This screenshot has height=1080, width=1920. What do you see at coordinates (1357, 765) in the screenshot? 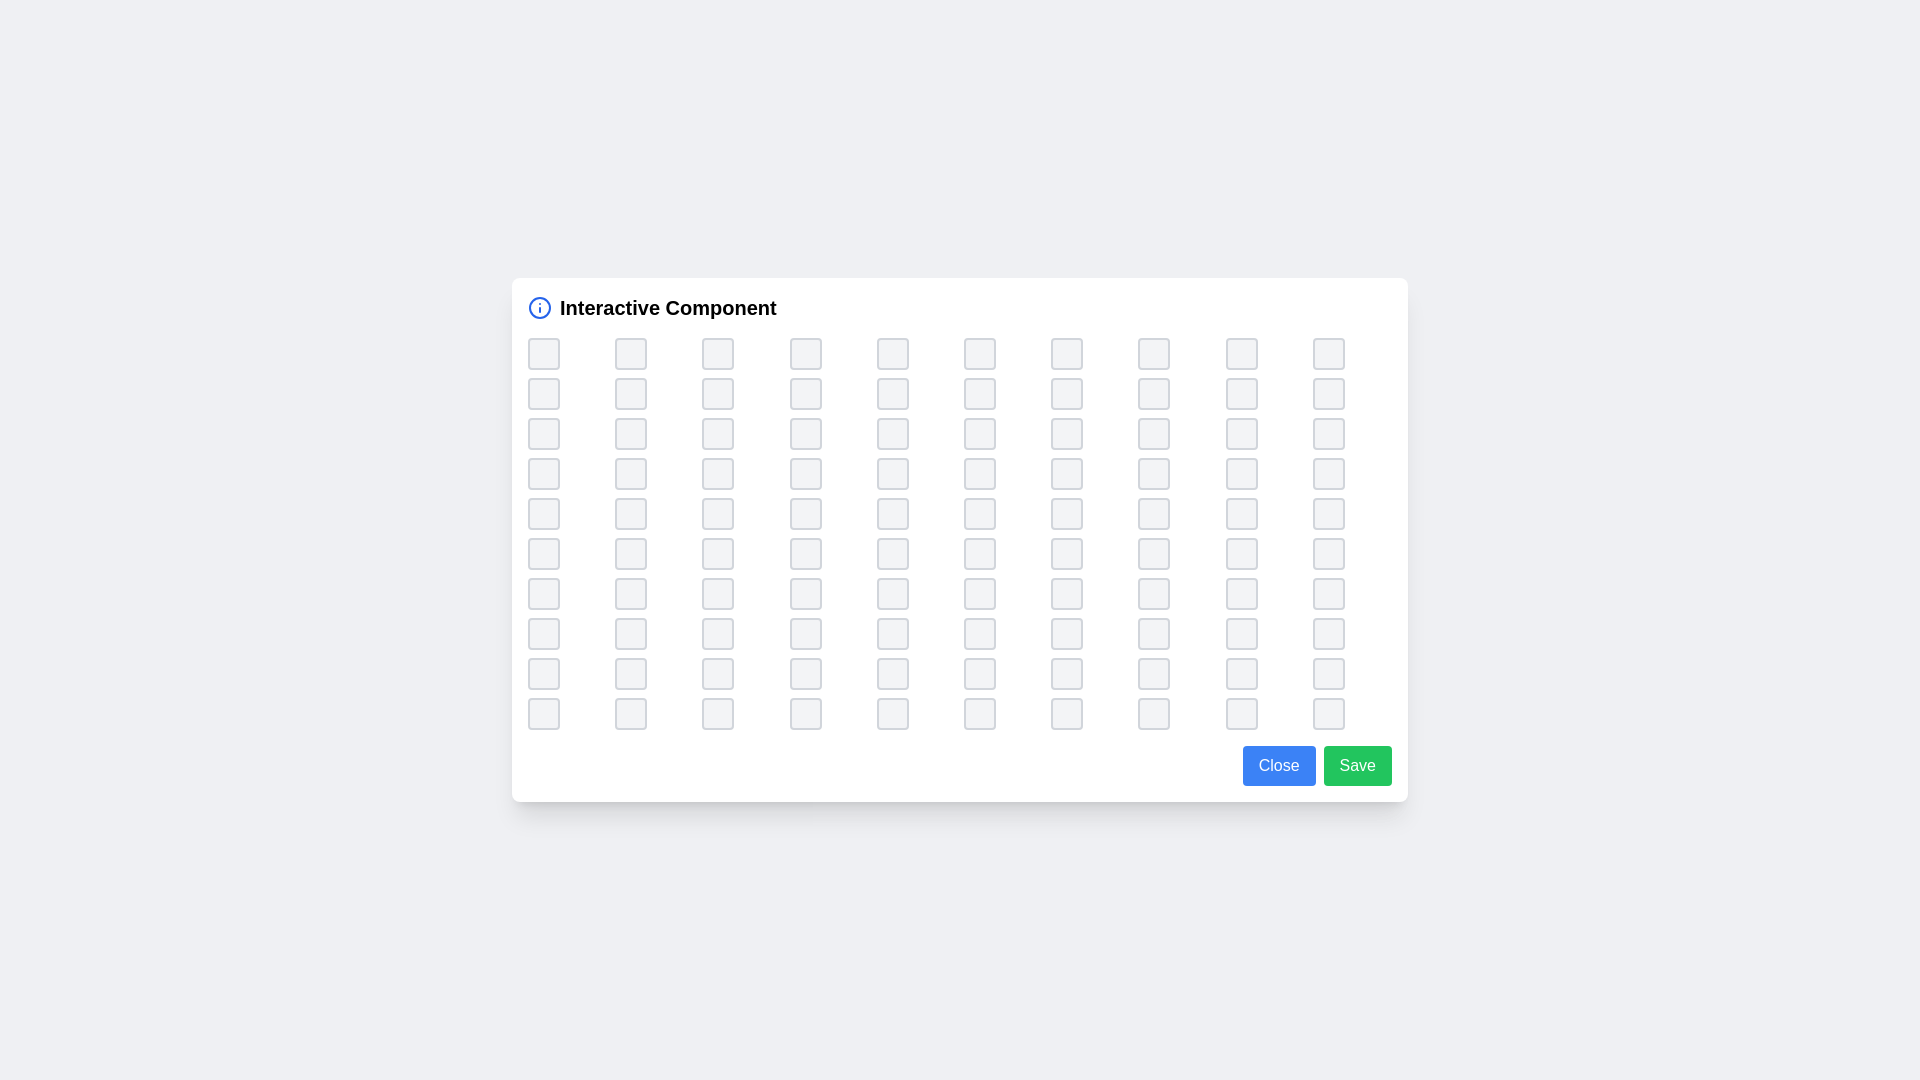
I see `the 'Save' button to save the current state` at bounding box center [1357, 765].